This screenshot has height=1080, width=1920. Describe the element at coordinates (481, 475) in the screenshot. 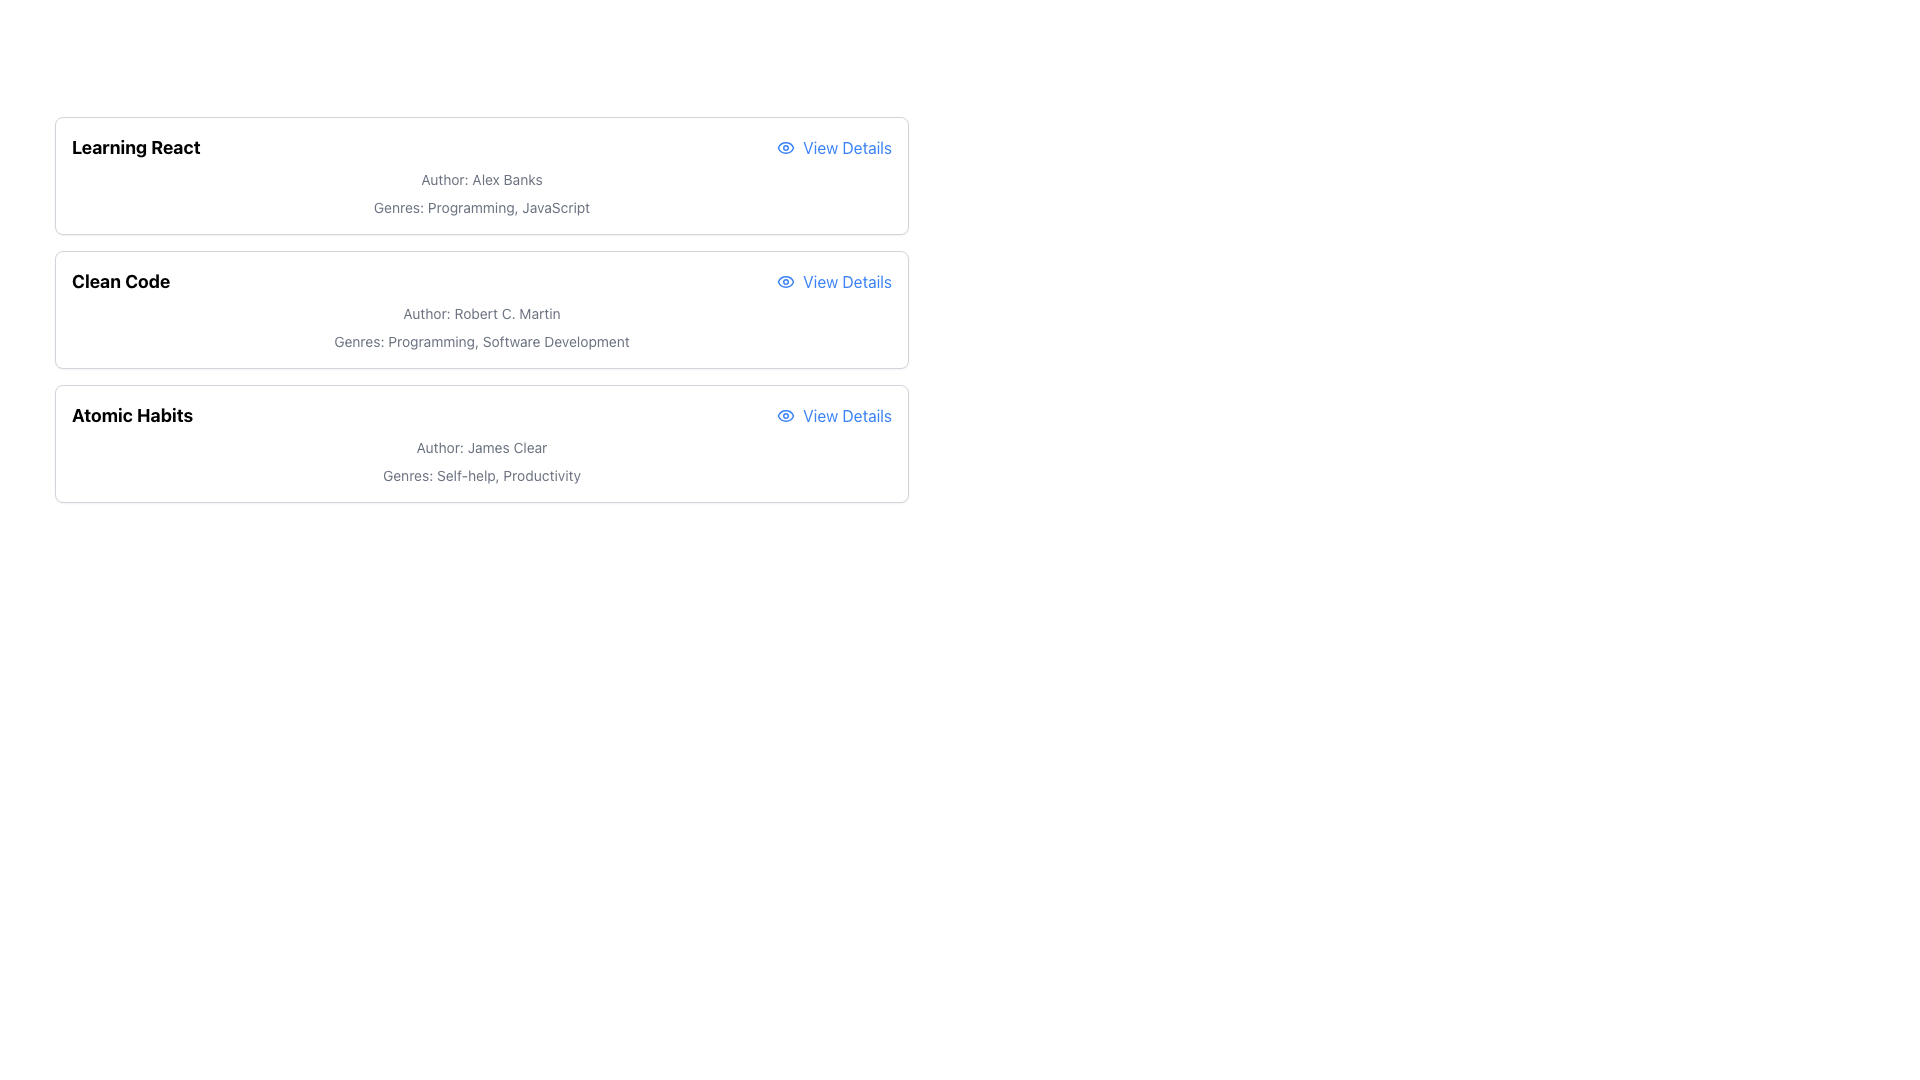

I see `the text element that provides contextual information about the book genres, located below the author information 'Author: James Clear' in the third section of the book cards` at that location.